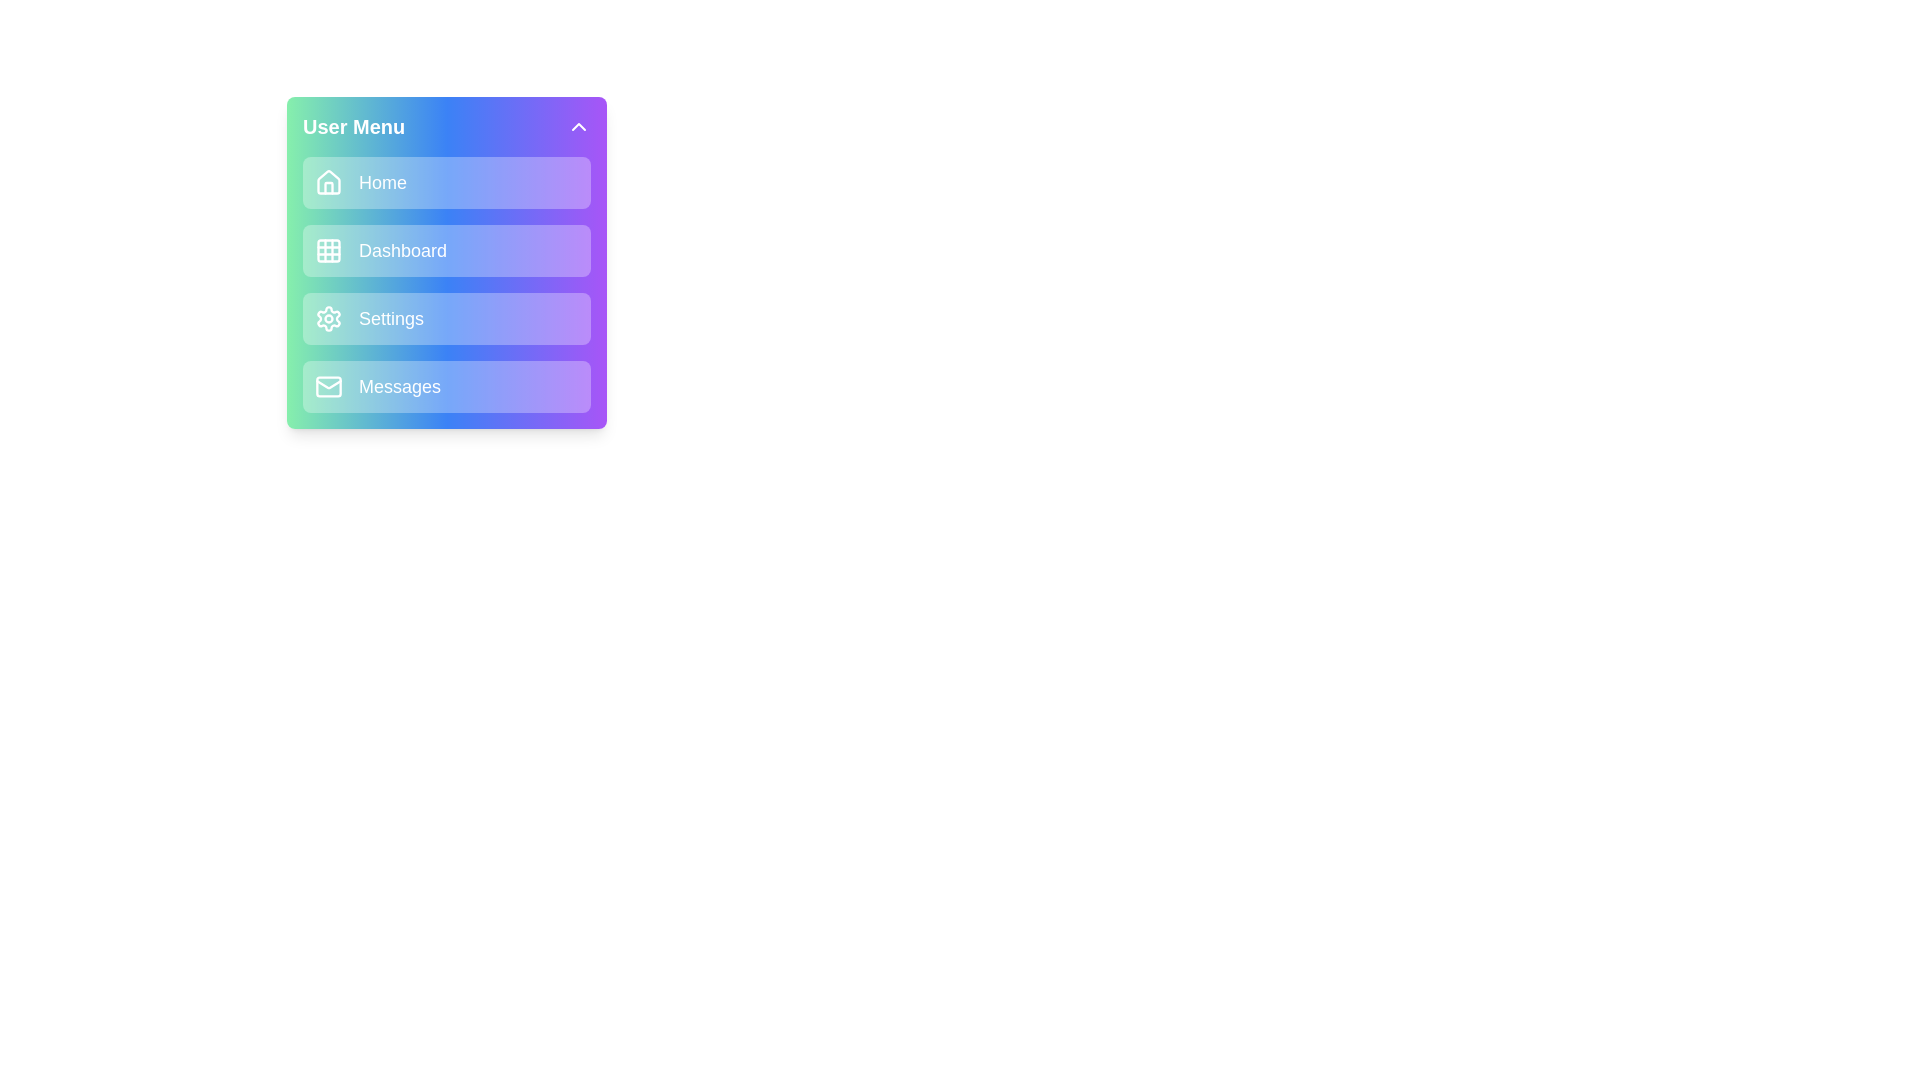  Describe the element at coordinates (445, 249) in the screenshot. I see `the menu item Dashboard to navigate to its corresponding section` at that location.